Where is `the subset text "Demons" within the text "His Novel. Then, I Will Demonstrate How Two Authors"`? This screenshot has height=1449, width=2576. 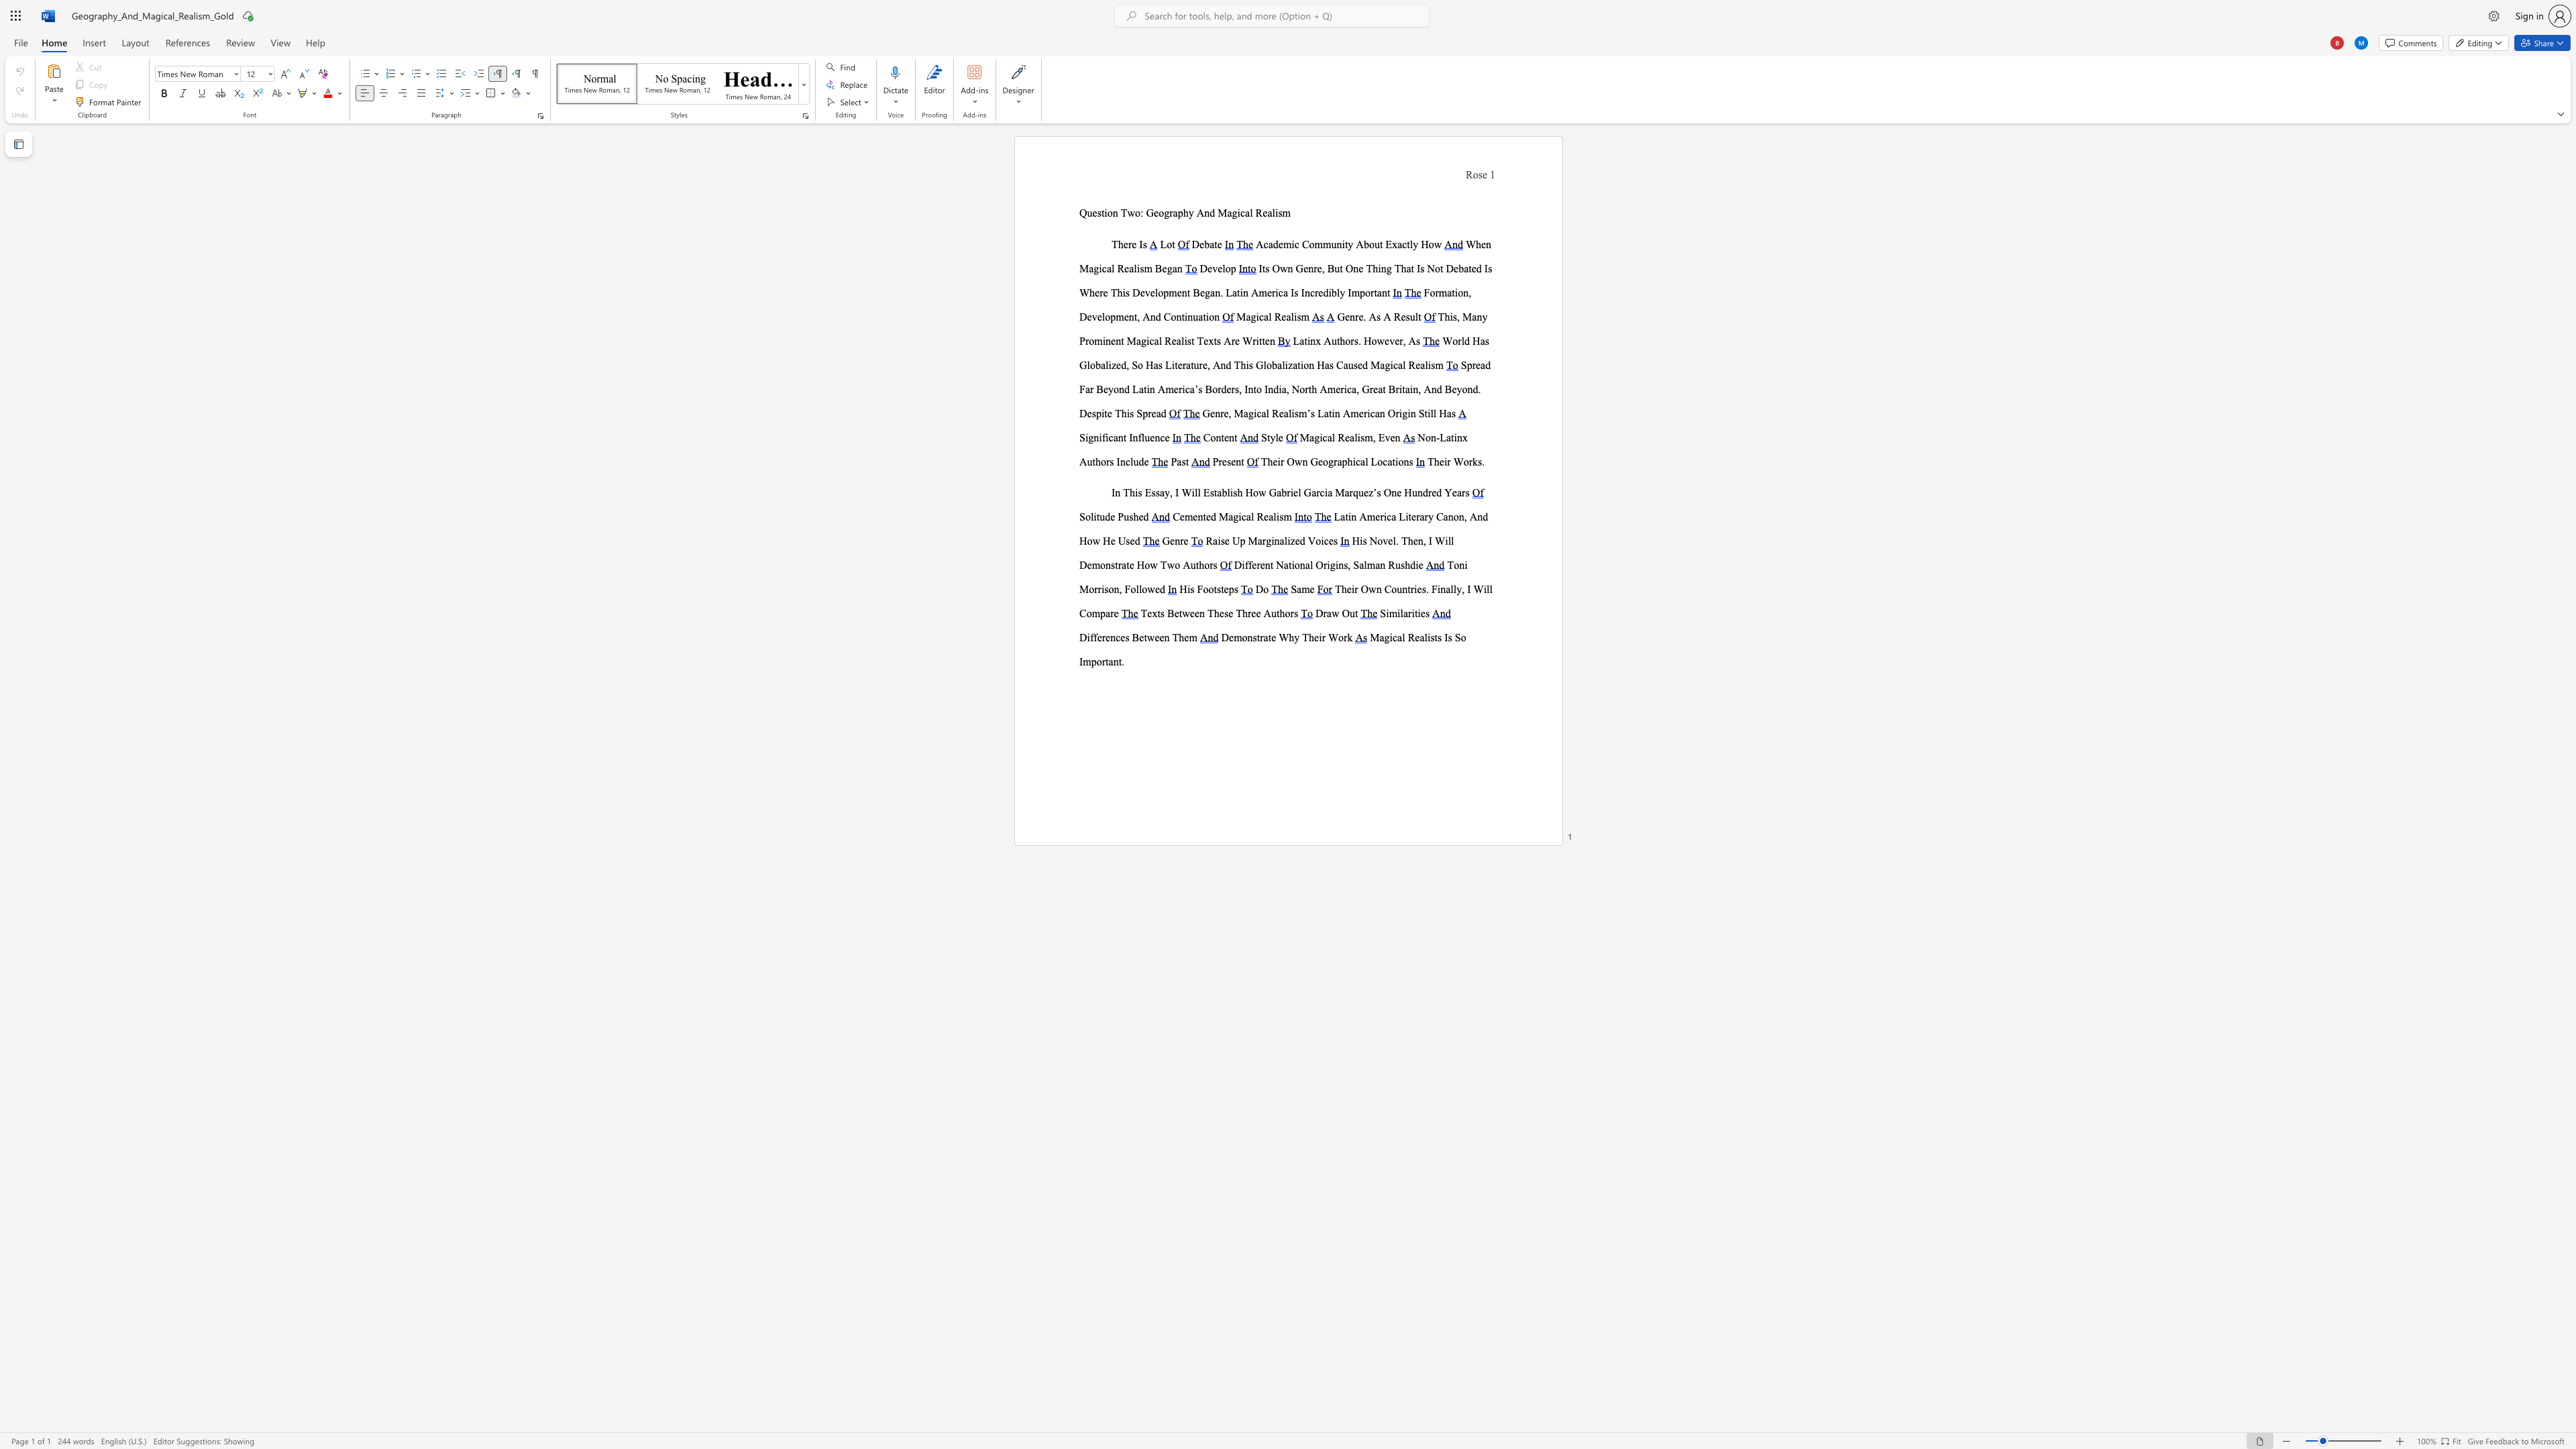
the subset text "Demons" within the text "His Novel. Then, I Will Demonstrate How Two Authors" is located at coordinates (1079, 564).